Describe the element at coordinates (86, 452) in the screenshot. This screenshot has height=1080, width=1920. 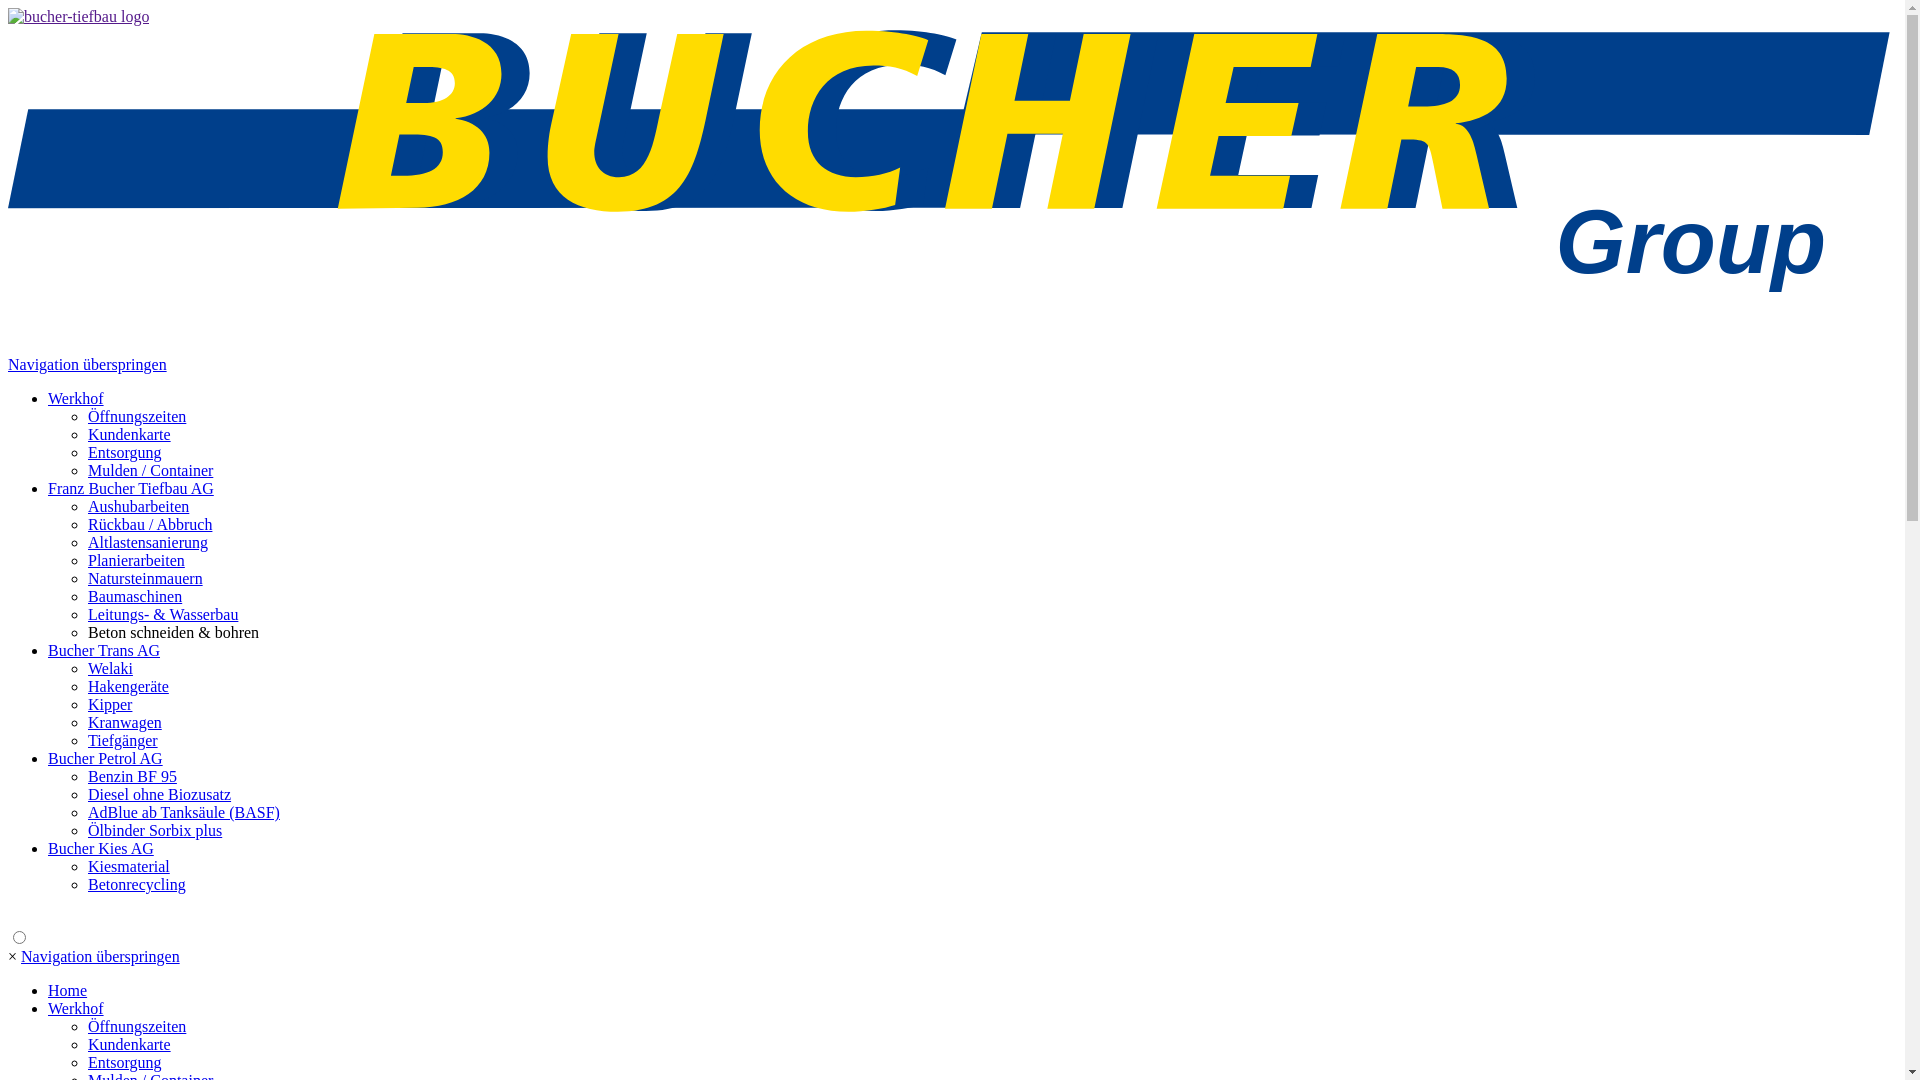
I see `'Entsorgung'` at that location.